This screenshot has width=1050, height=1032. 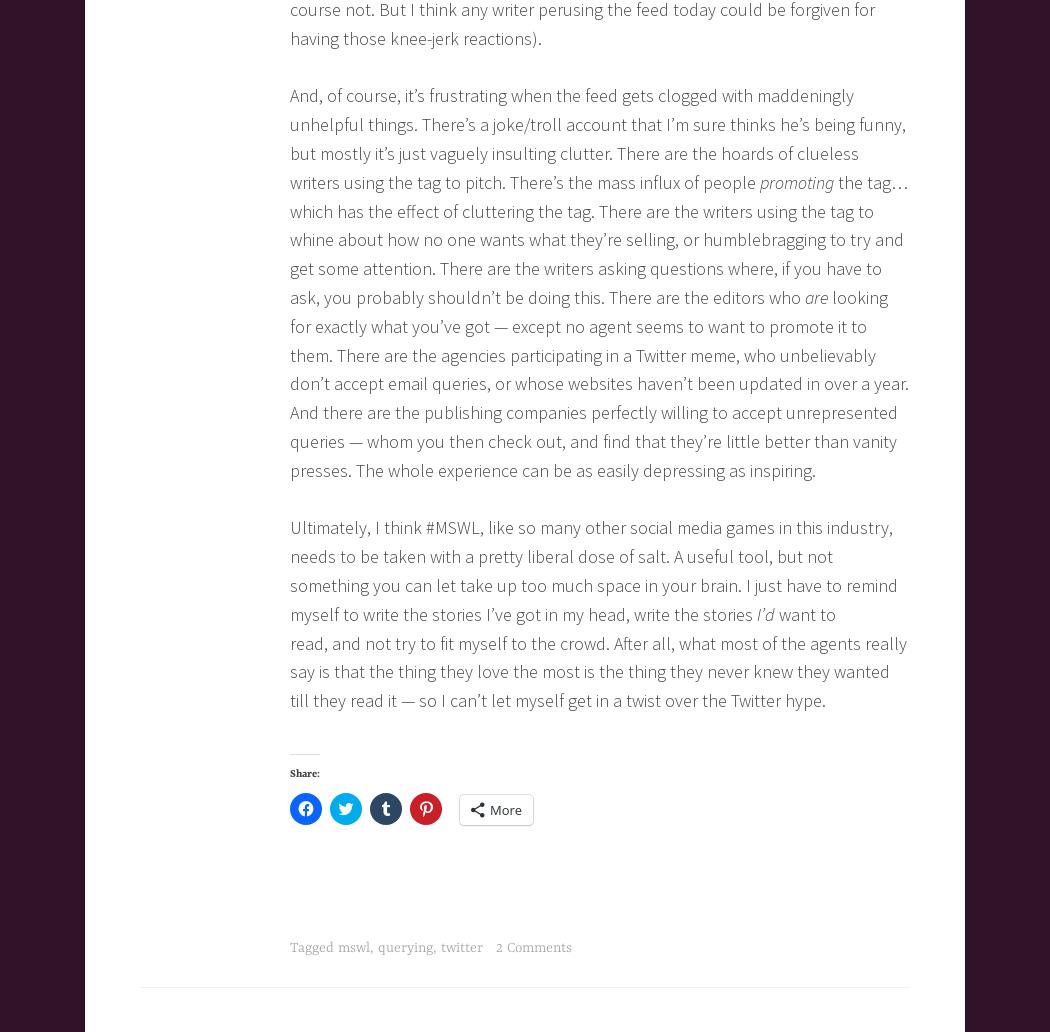 What do you see at coordinates (305, 771) in the screenshot?
I see `'Share:'` at bounding box center [305, 771].